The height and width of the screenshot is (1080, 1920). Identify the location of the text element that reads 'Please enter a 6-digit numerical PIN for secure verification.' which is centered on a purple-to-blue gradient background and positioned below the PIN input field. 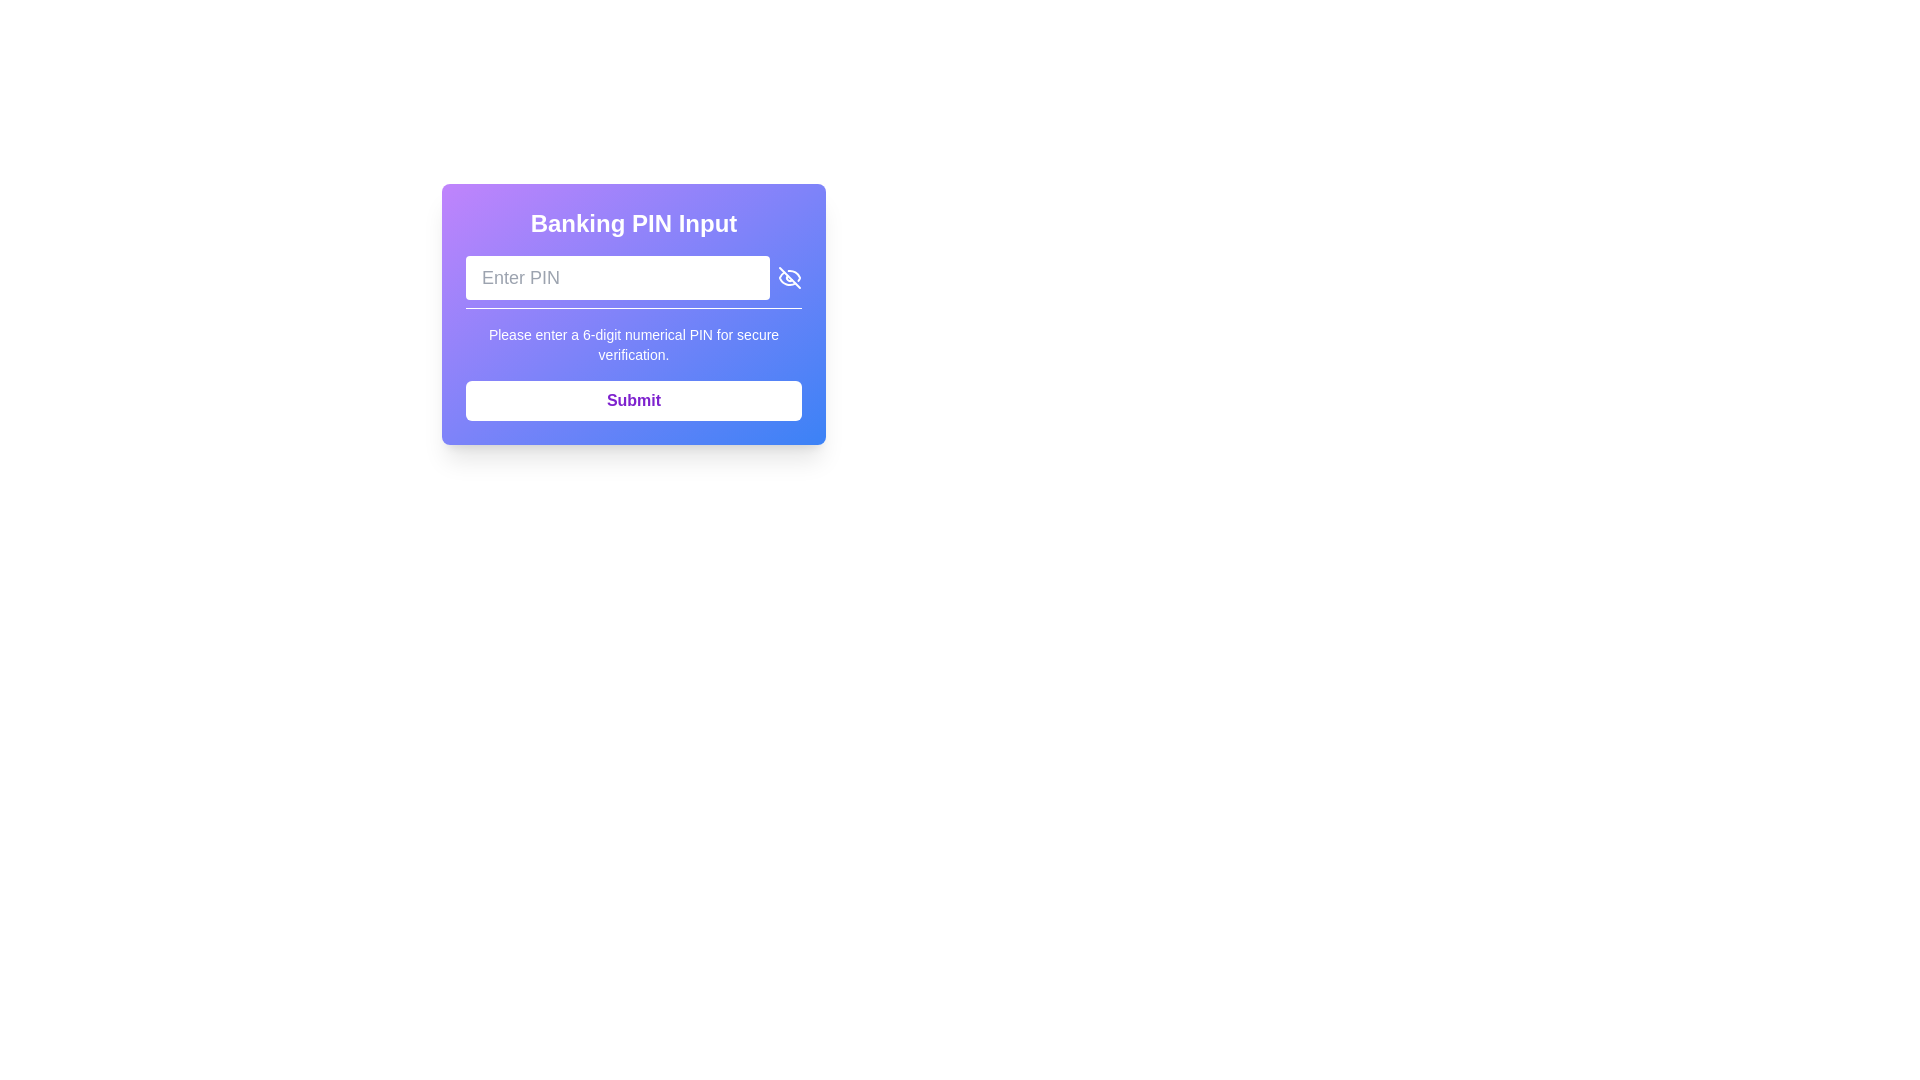
(632, 343).